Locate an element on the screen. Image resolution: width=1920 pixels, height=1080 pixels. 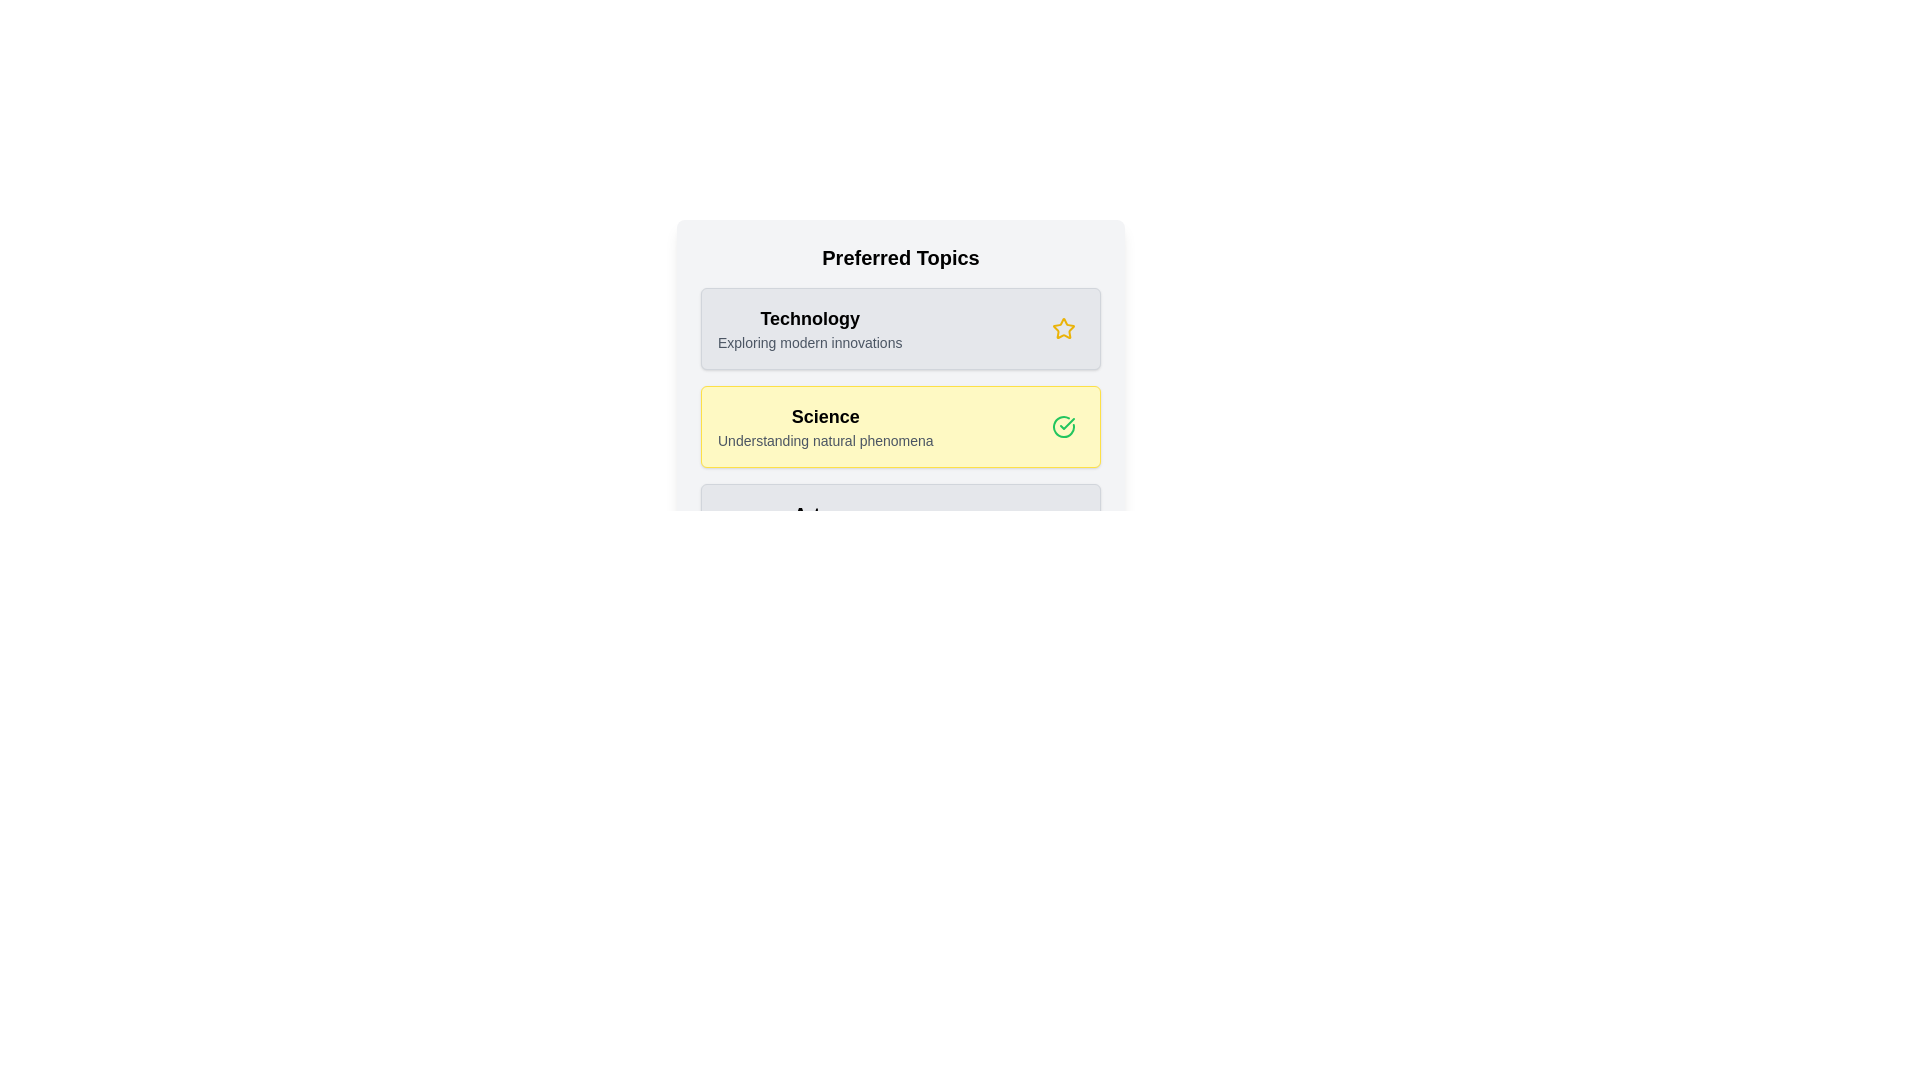
the topic name to highlight or focus on it. Use the parameter Science to specify the topic to interact with is located at coordinates (825, 415).